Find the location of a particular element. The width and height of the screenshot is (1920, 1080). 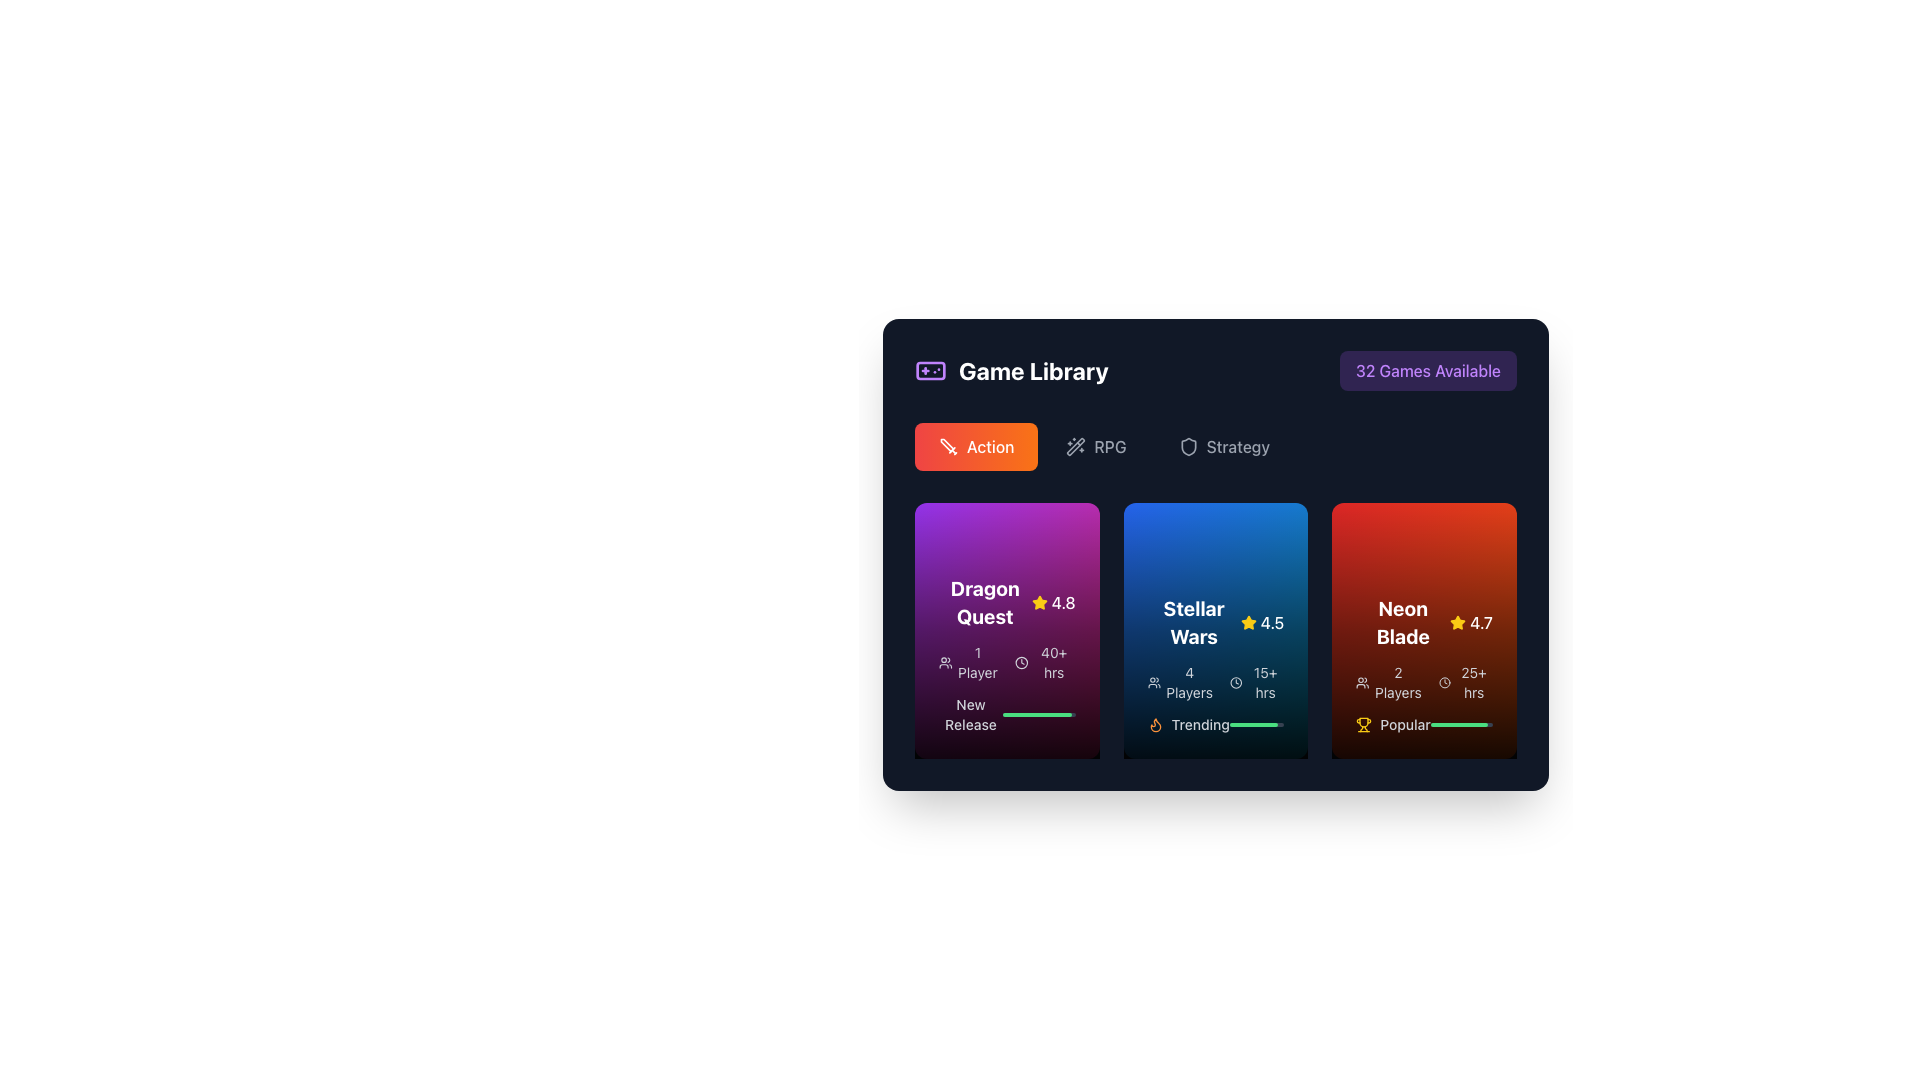

the 'Stellar Wars' text label, which displays in a bold, white font against a dark blue background within the second game card of the 'Game Library' interface is located at coordinates (1194, 622).